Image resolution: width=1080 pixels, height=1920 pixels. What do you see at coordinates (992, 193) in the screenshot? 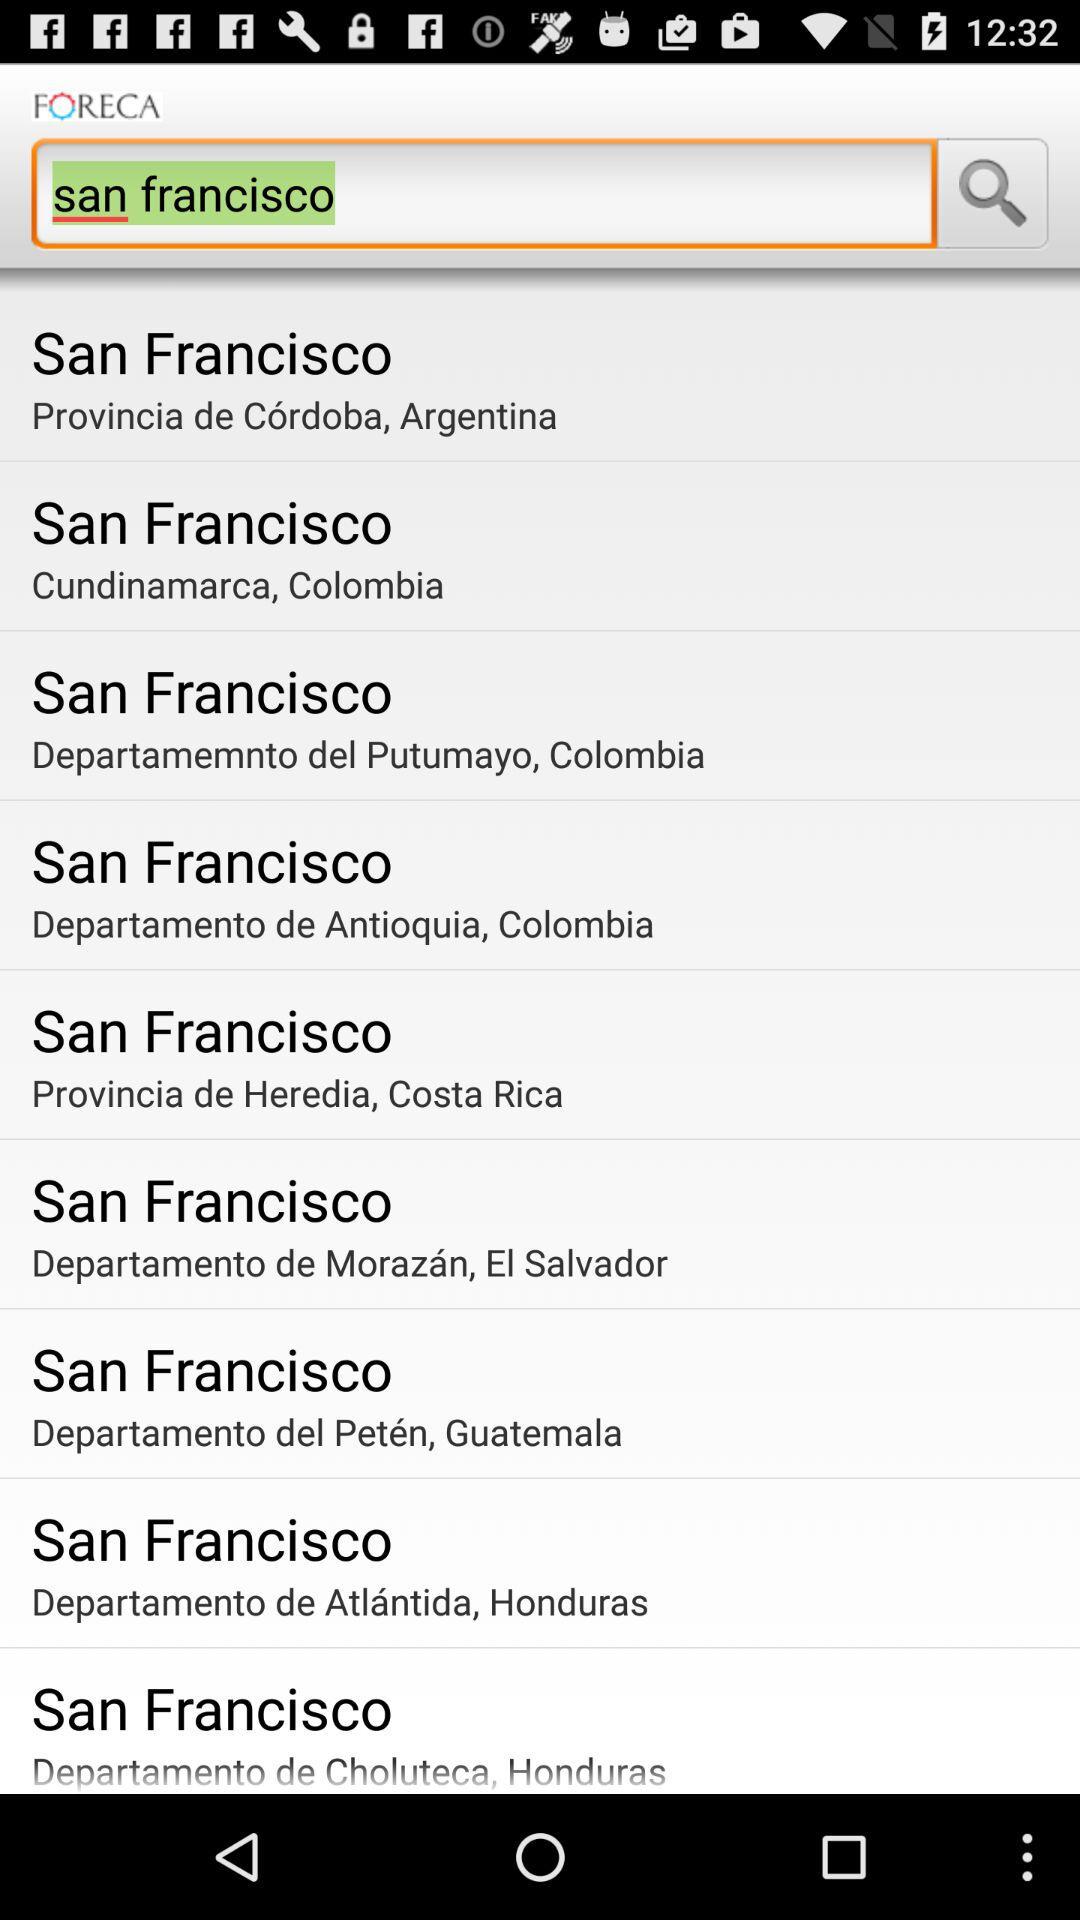
I see `the button at the top right corner` at bounding box center [992, 193].